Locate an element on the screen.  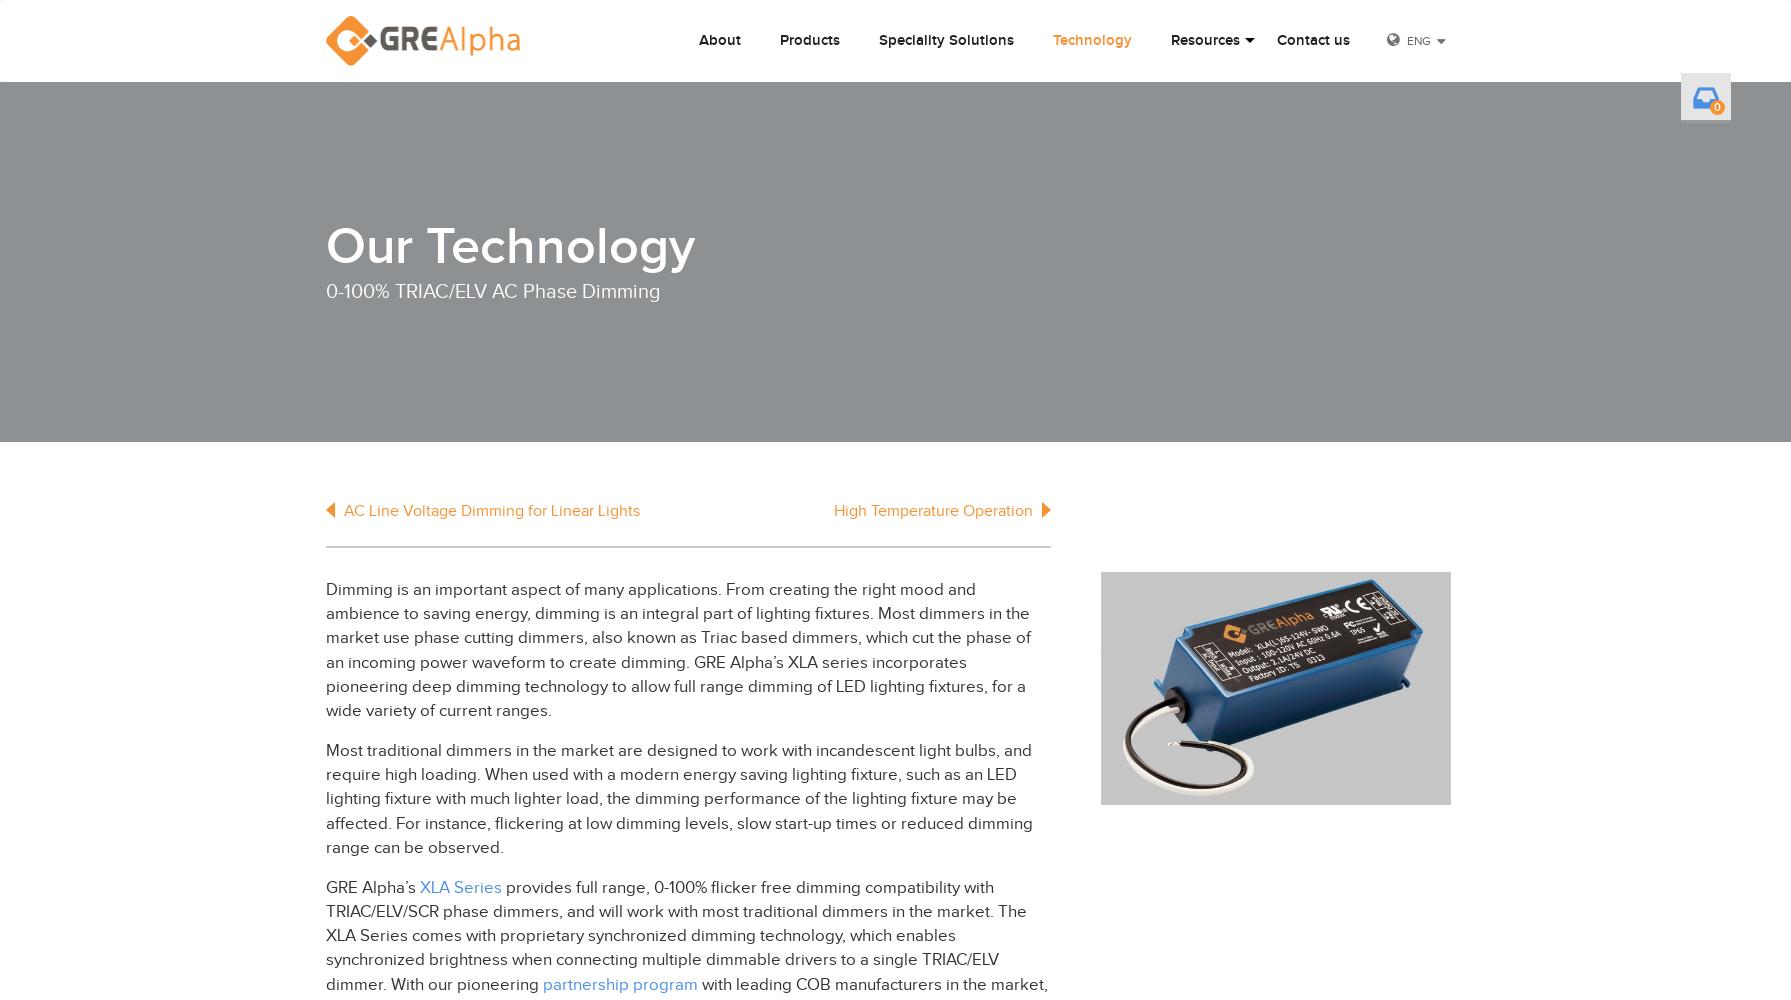
'0-100% TRIAC/ELV AC Phase Dimming' is located at coordinates (492, 291).